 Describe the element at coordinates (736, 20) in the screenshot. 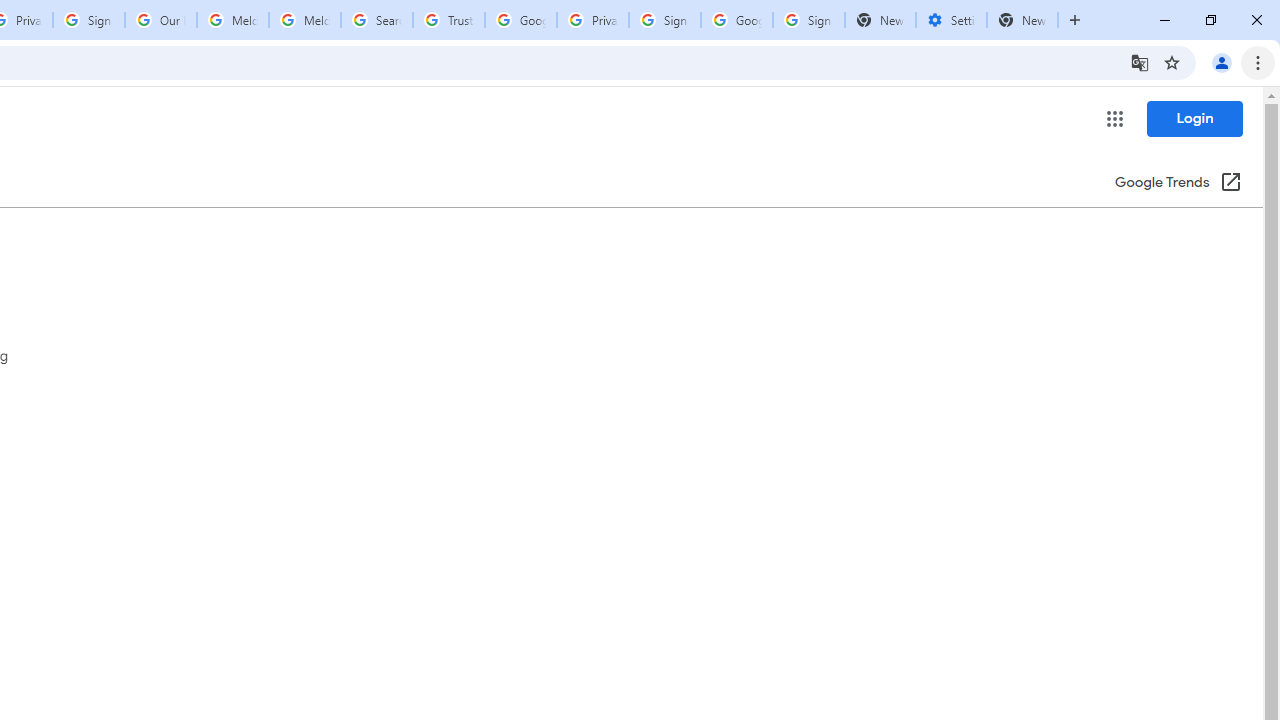

I see `'Google Cybersecurity Innovations - Google Safety Center'` at that location.